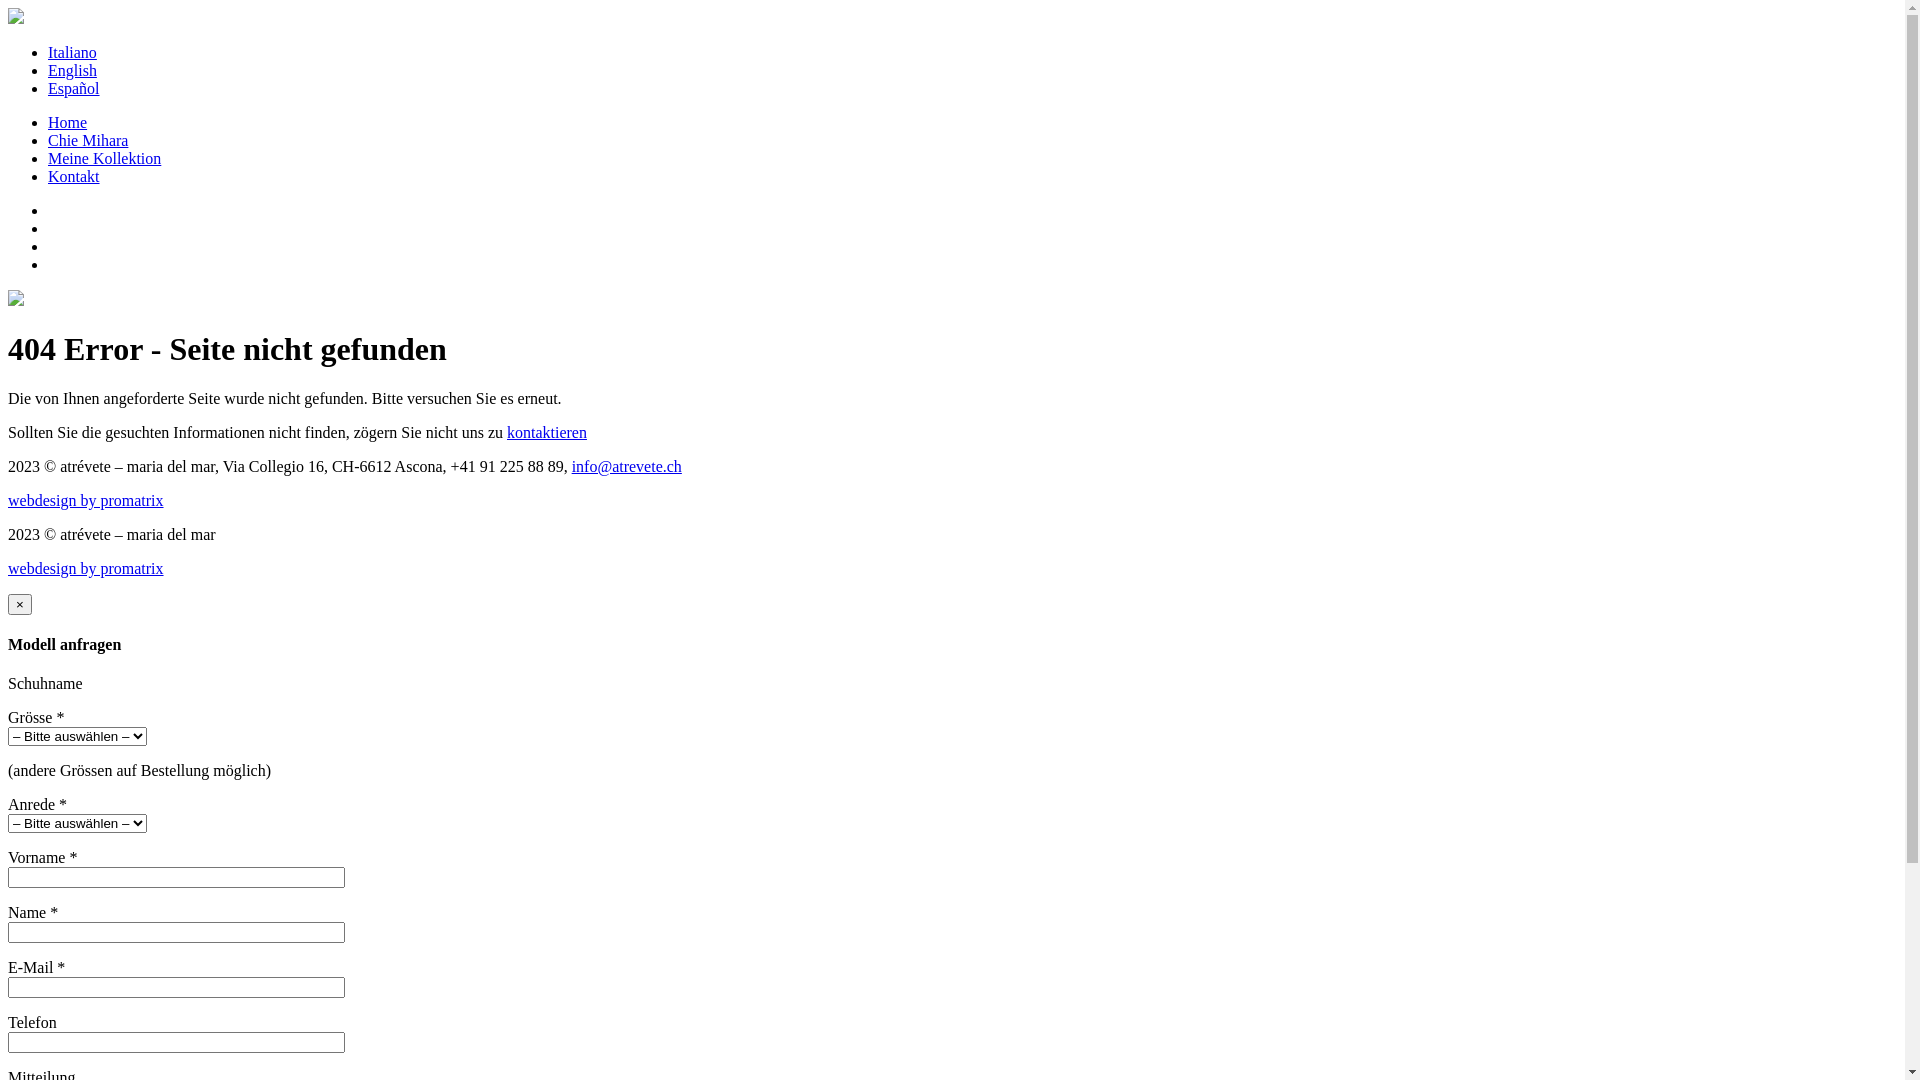 This screenshot has height=1080, width=1920. I want to click on 'kontaktieren', so click(547, 431).